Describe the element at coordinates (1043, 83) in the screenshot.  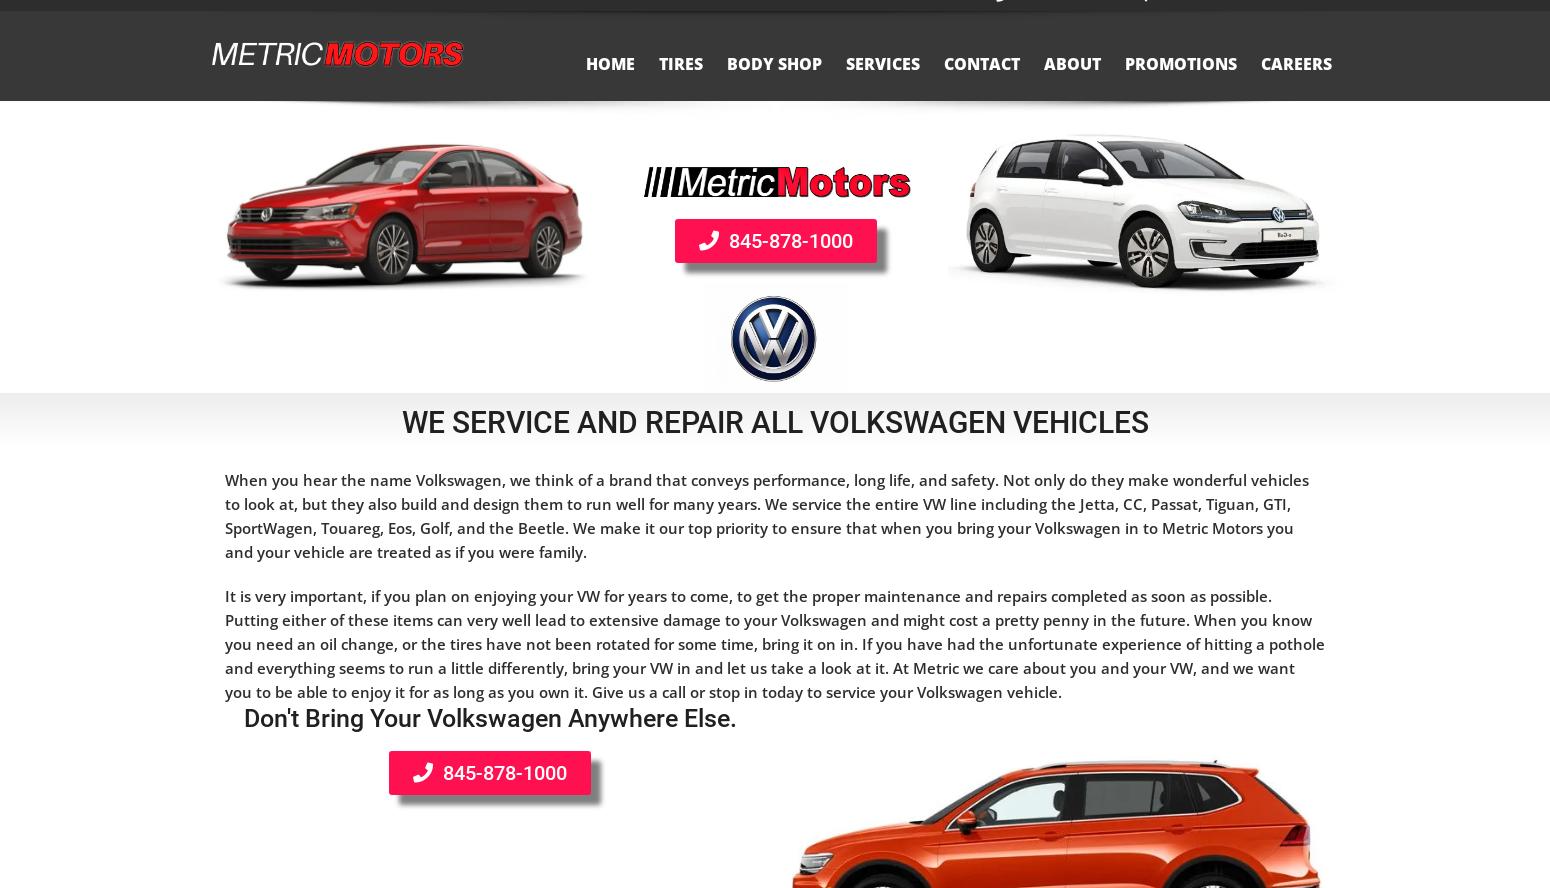
I see `'About'` at that location.